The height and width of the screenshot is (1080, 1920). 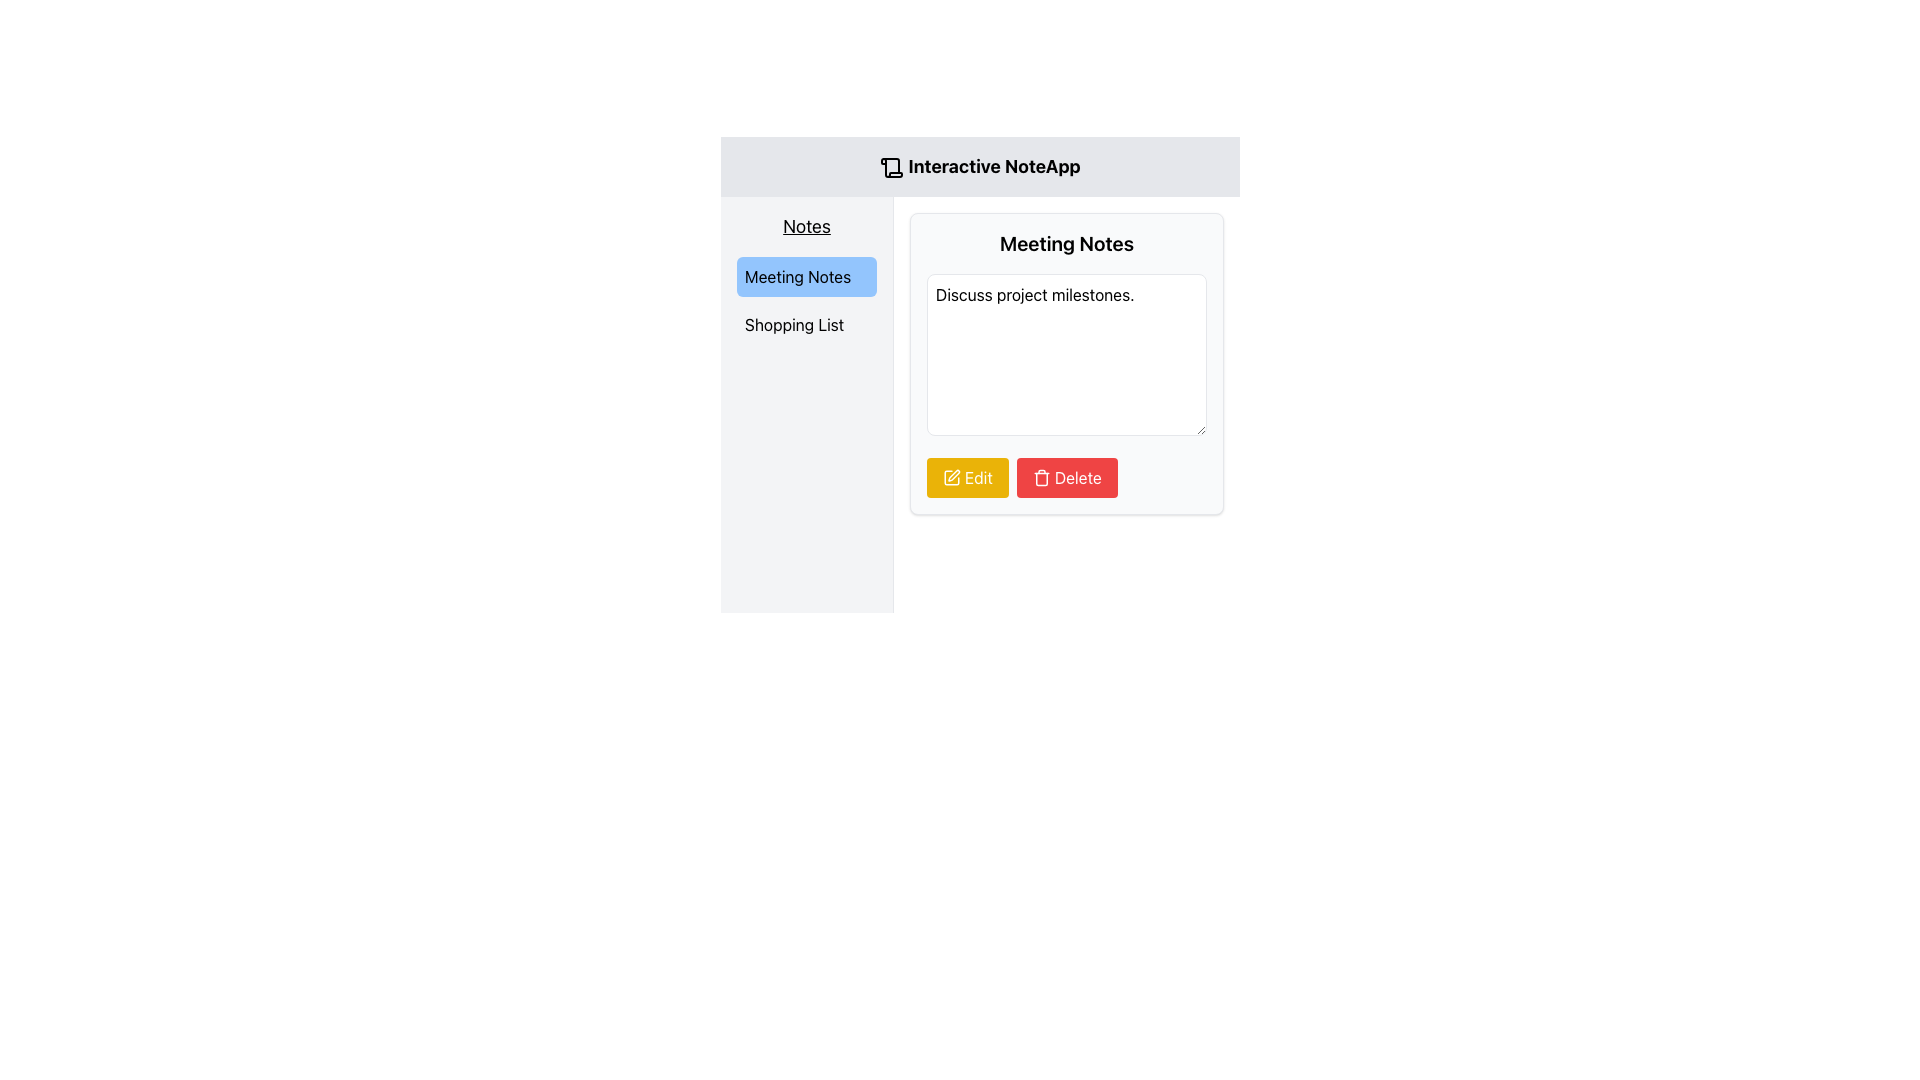 What do you see at coordinates (806, 323) in the screenshot?
I see `to select the 'Shopping List' text label located directly below the 'Meeting Notes' in the left sidebar of the application interface` at bounding box center [806, 323].